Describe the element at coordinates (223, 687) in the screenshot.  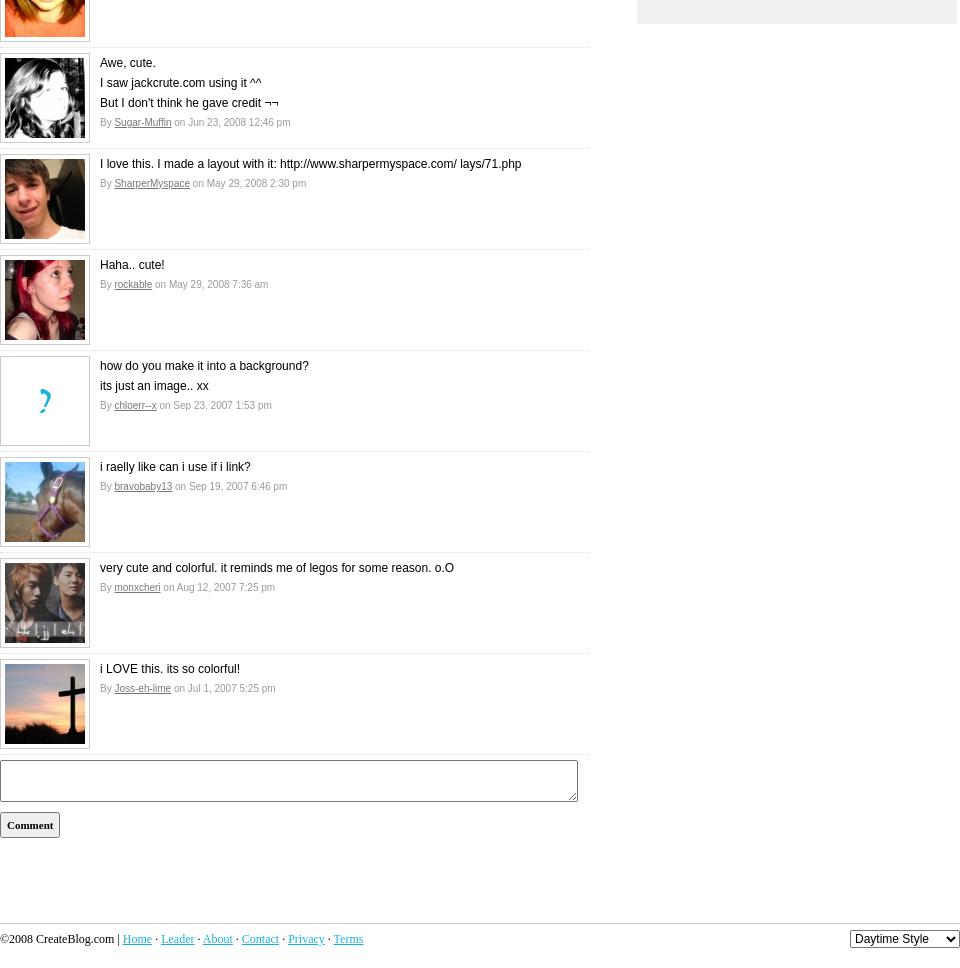
I see `'on Jul  1, 2007 5:25 pm'` at that location.